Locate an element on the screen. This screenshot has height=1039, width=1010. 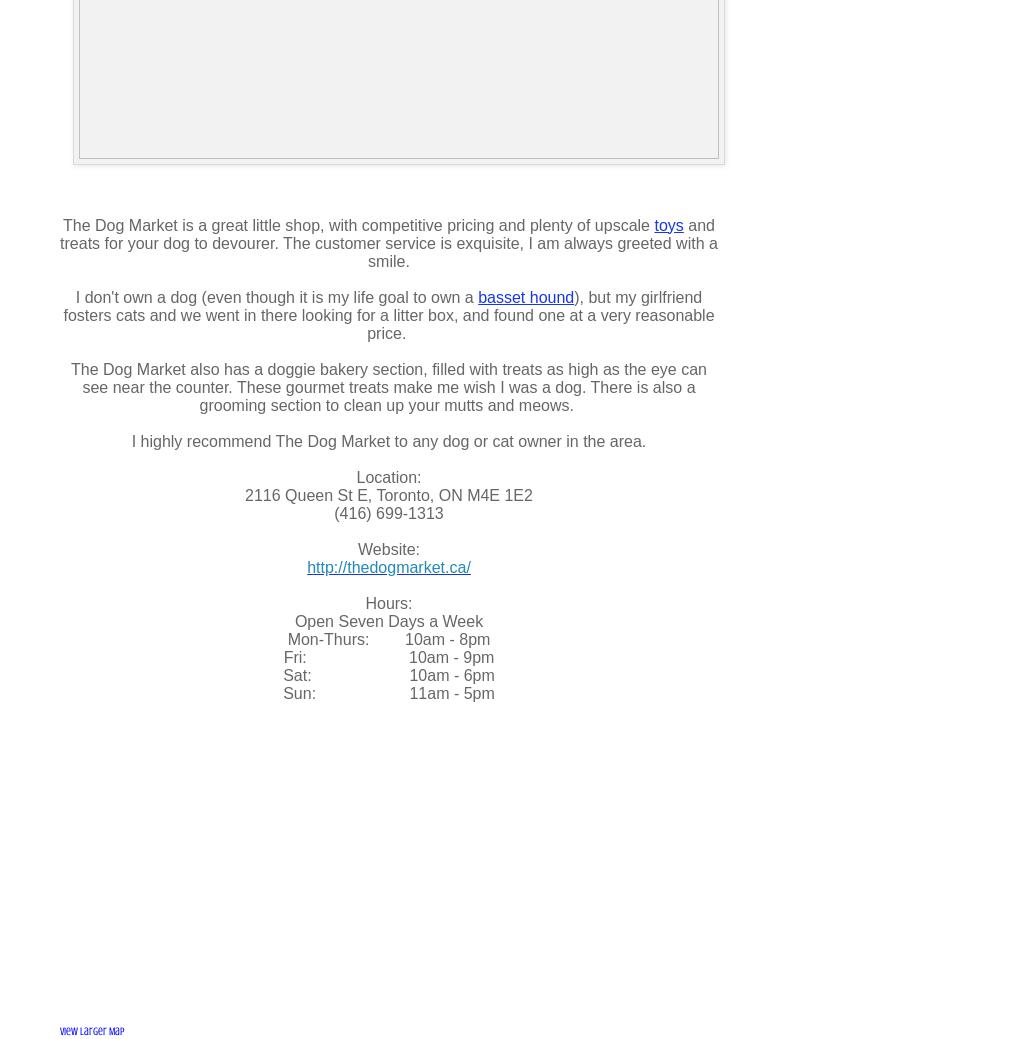
'Sun:                     11am - 5pm' is located at coordinates (283, 692).